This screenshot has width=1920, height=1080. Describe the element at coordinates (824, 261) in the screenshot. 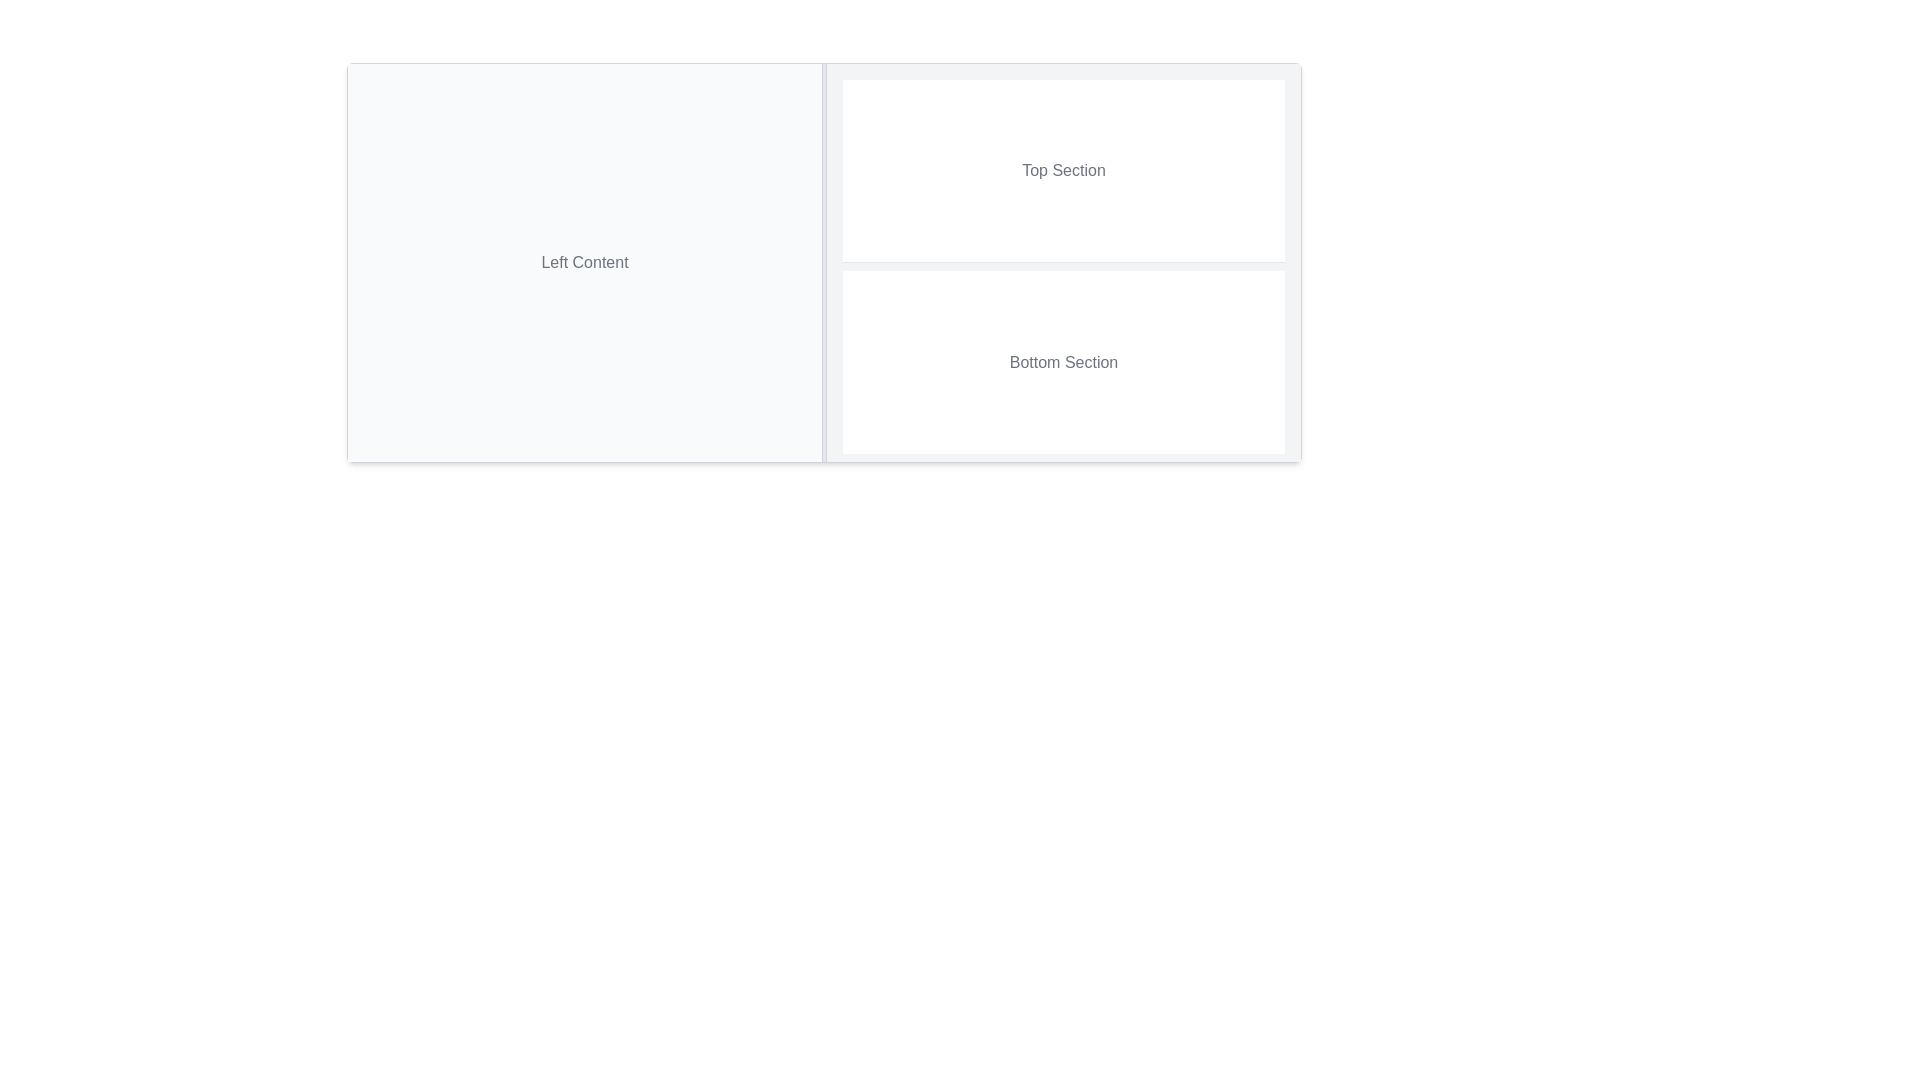

I see `and drag the resizable divider located between the 'Left Content' section and the 'Top Section'/'Bottom Section' to adjust the width of the adjacent sections horizontally` at that location.